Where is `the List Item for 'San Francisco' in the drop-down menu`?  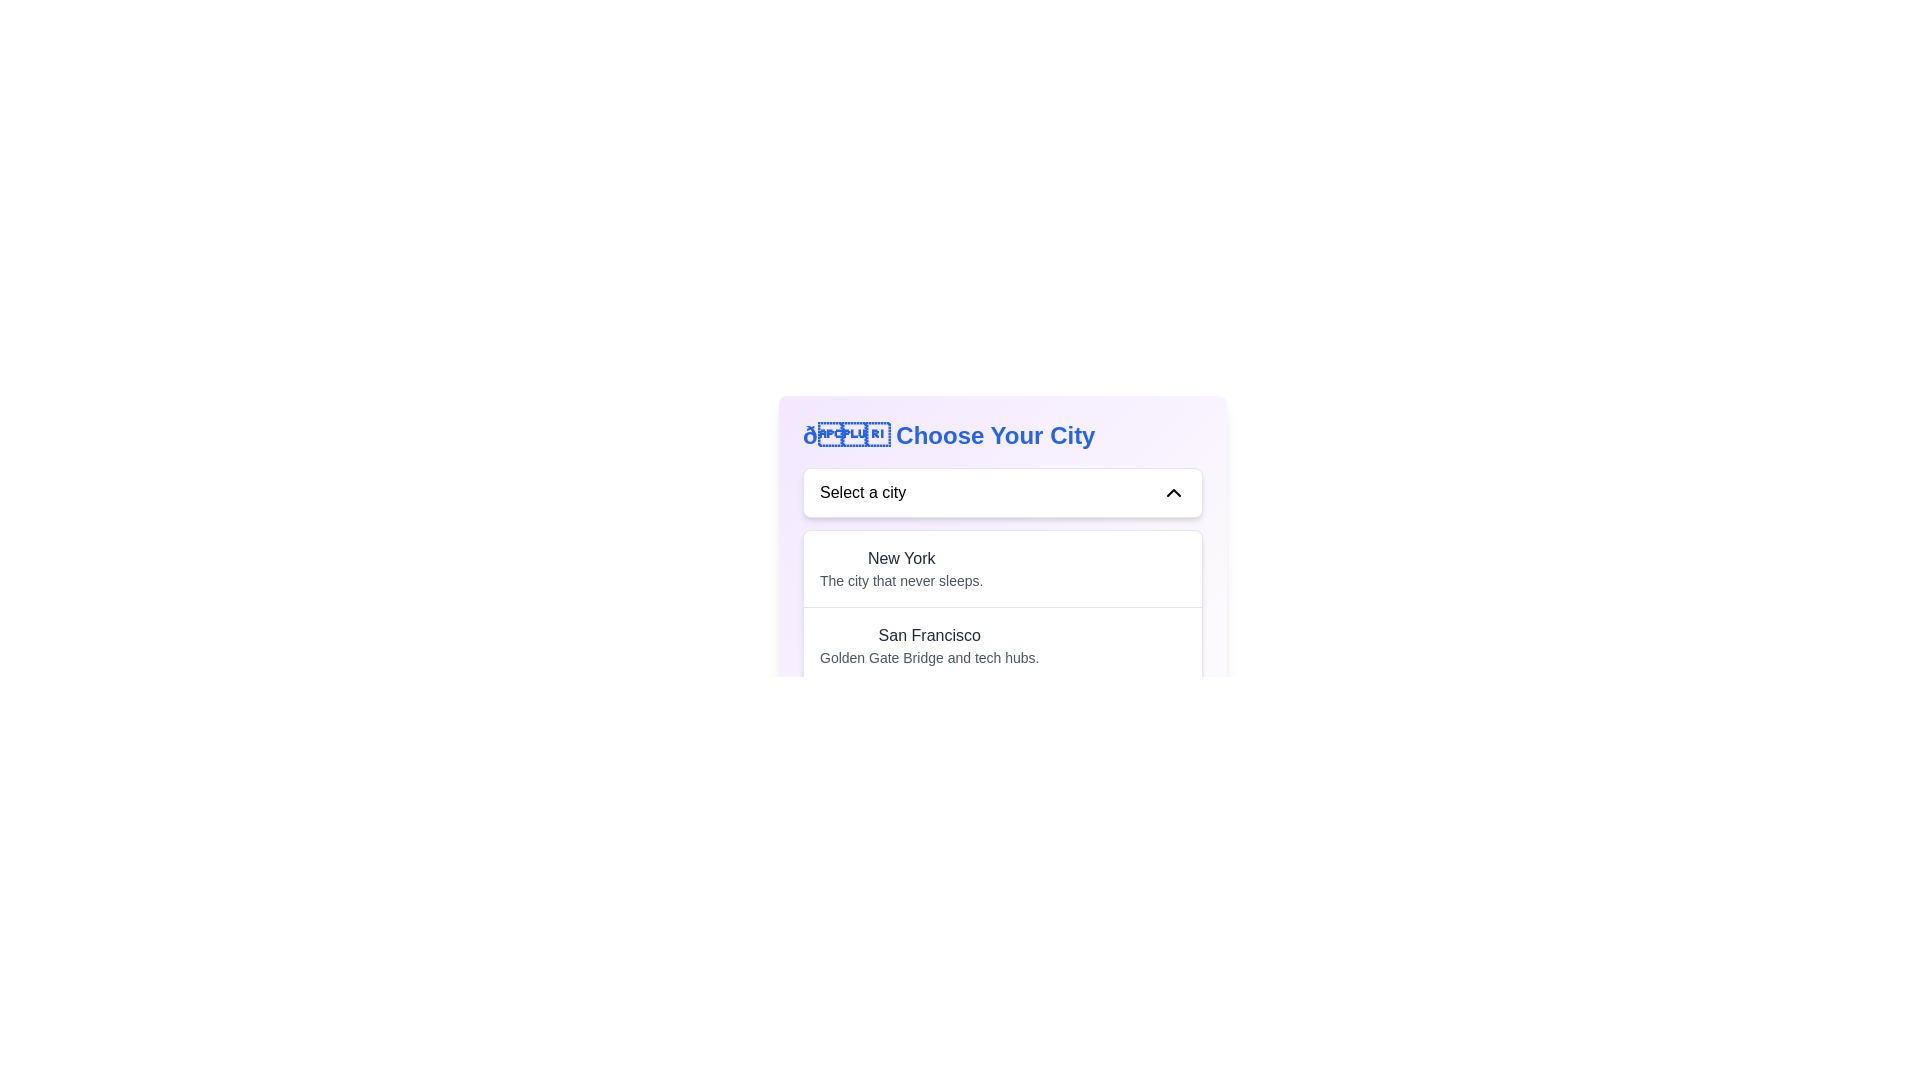
the List Item for 'San Francisco' in the drop-down menu is located at coordinates (1003, 644).